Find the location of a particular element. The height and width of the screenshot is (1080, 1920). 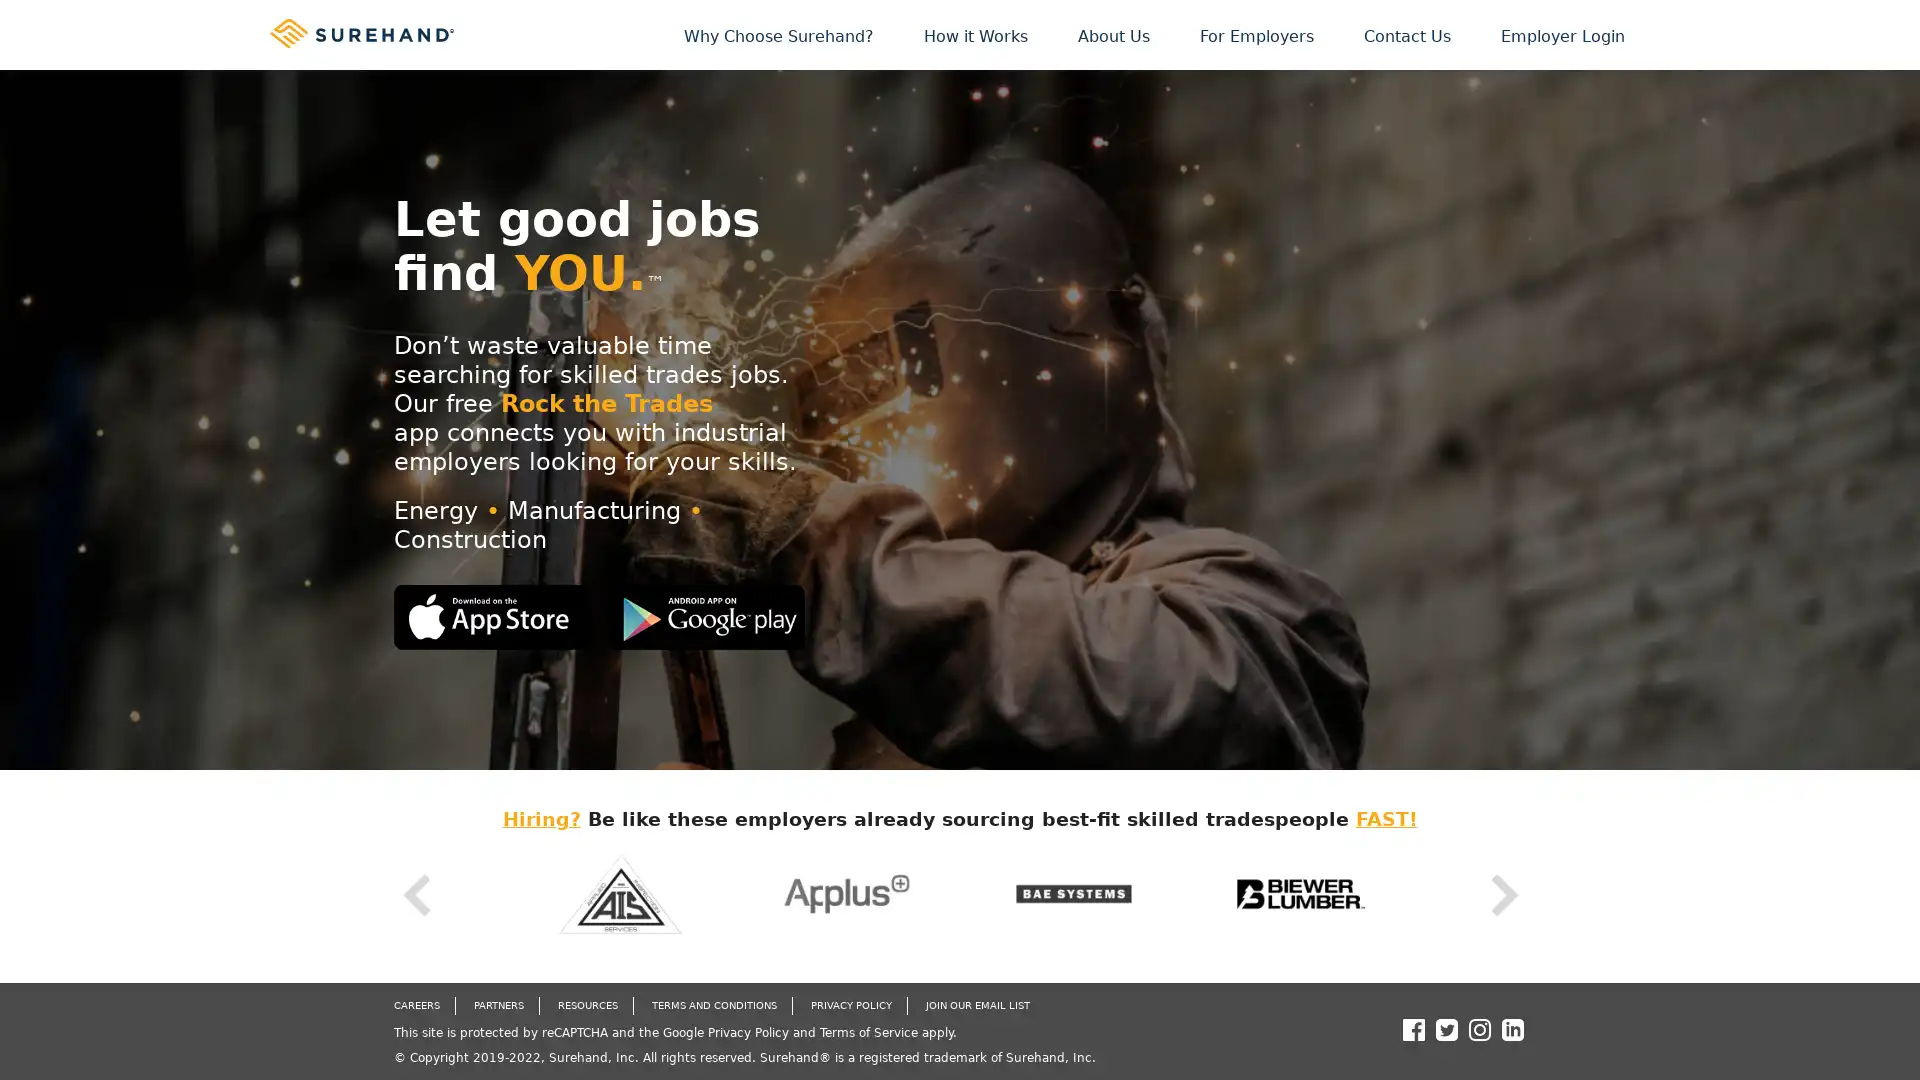

Next is located at coordinates (1503, 894).